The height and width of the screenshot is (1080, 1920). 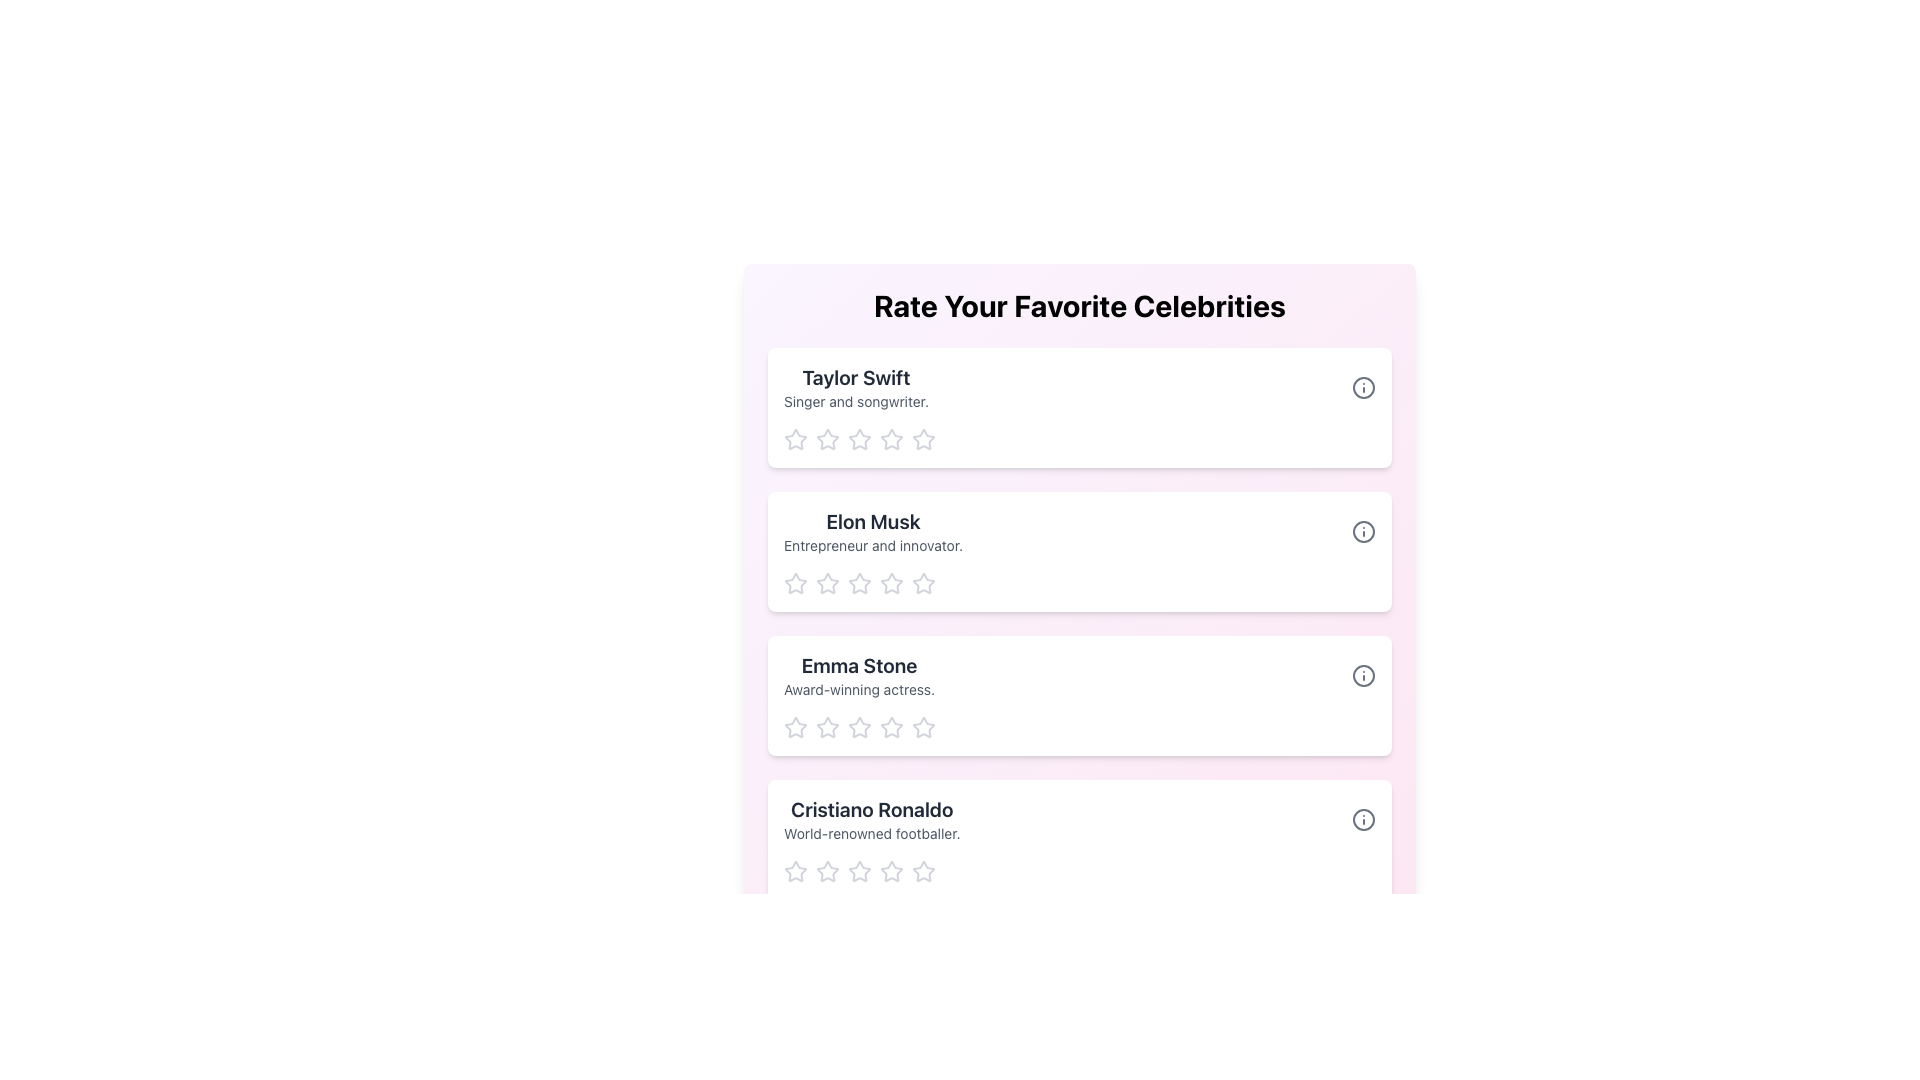 What do you see at coordinates (923, 438) in the screenshot?
I see `the third star-shaped icon with a light gray outline in the rating interface beneath 'Taylor Swift' for a custom rating action` at bounding box center [923, 438].